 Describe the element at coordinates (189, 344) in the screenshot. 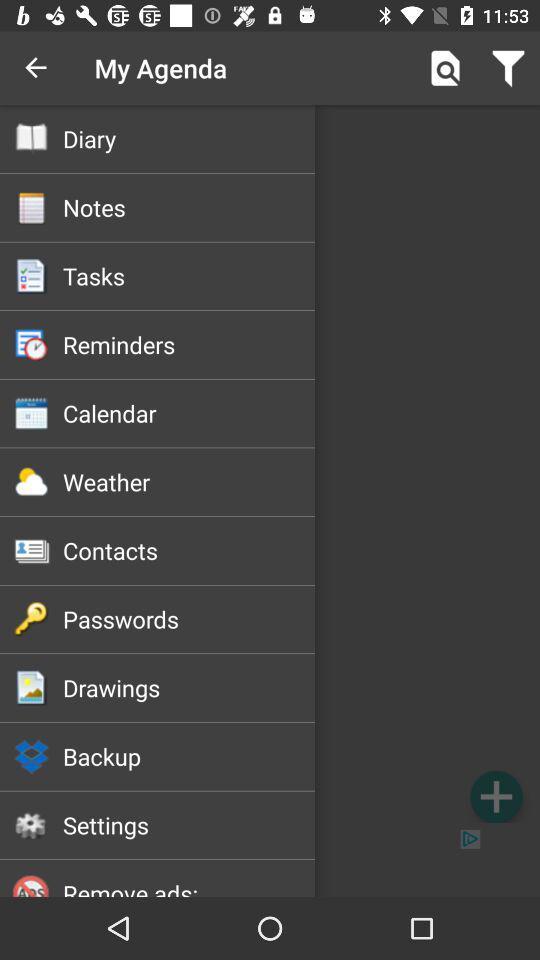

I see `icon below the tasks` at that location.